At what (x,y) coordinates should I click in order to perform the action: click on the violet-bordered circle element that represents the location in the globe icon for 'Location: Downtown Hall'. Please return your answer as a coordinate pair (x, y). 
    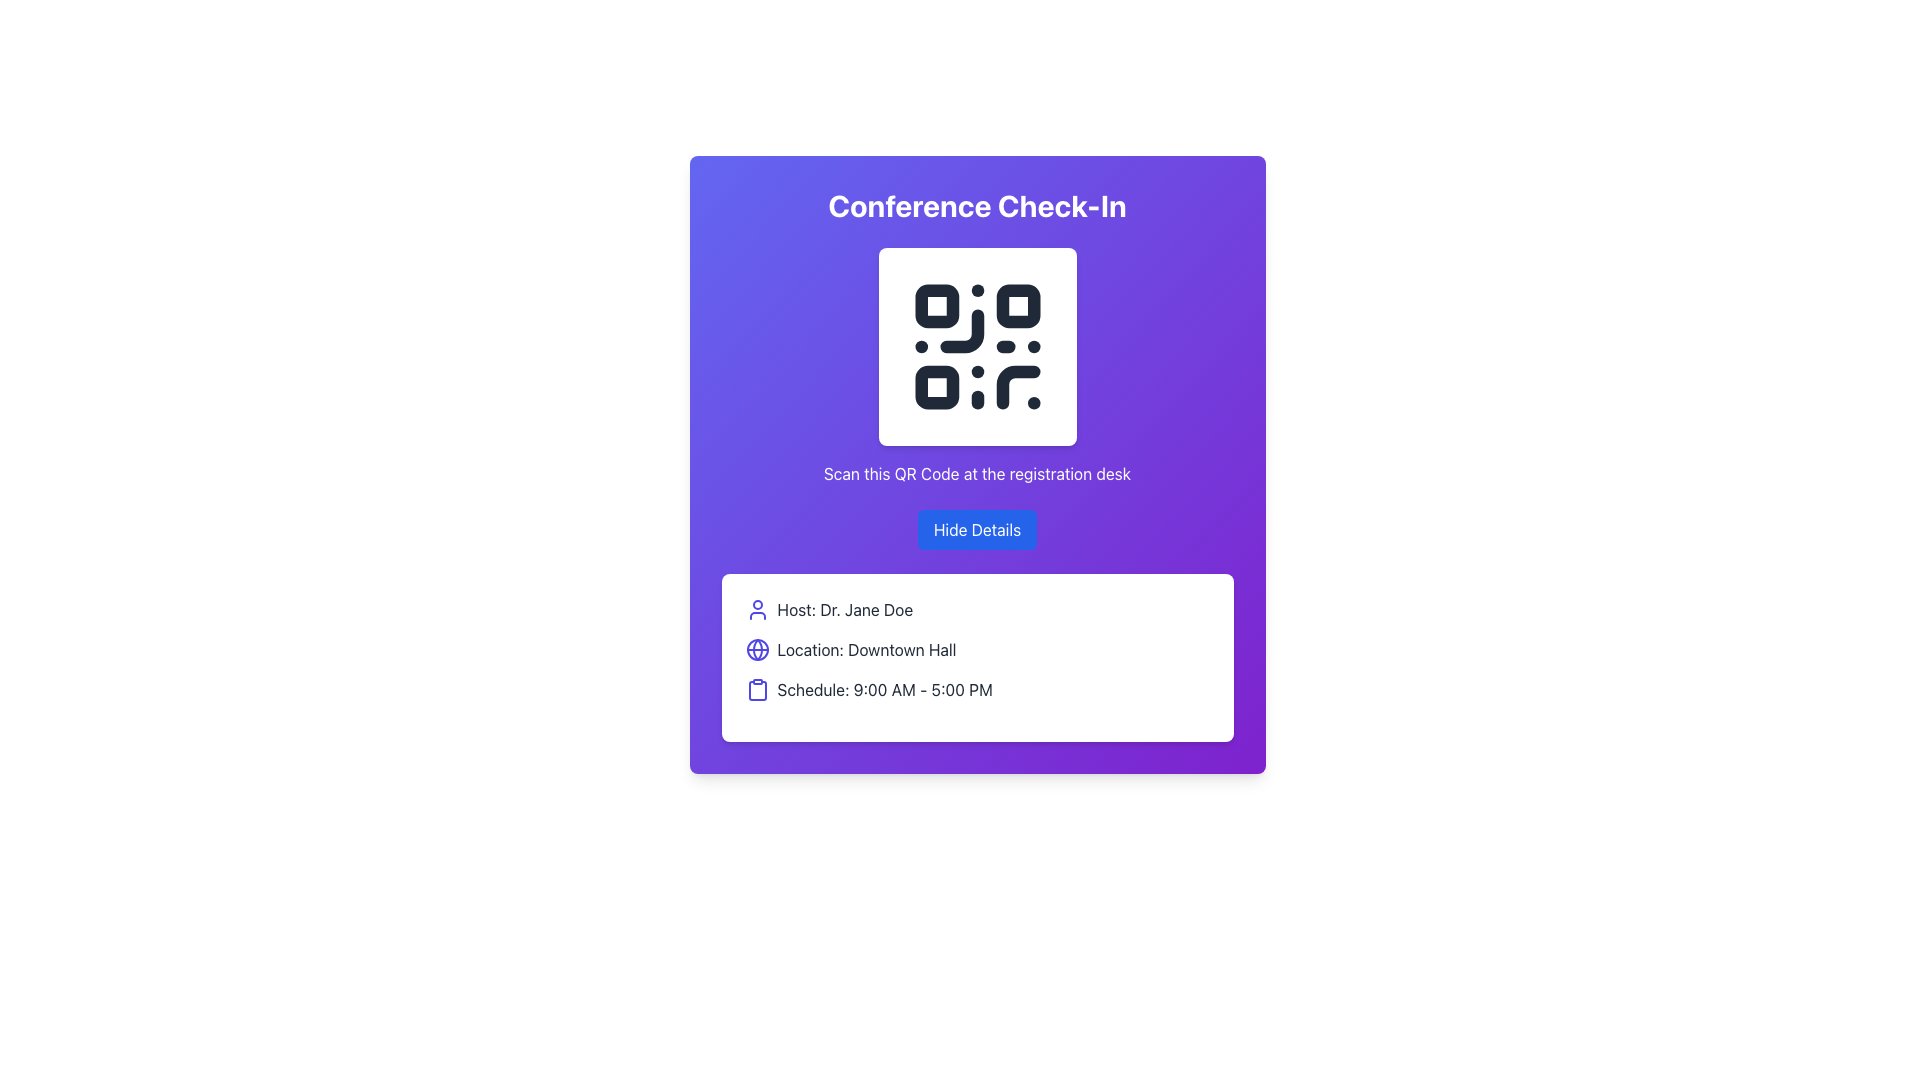
    Looking at the image, I should click on (756, 650).